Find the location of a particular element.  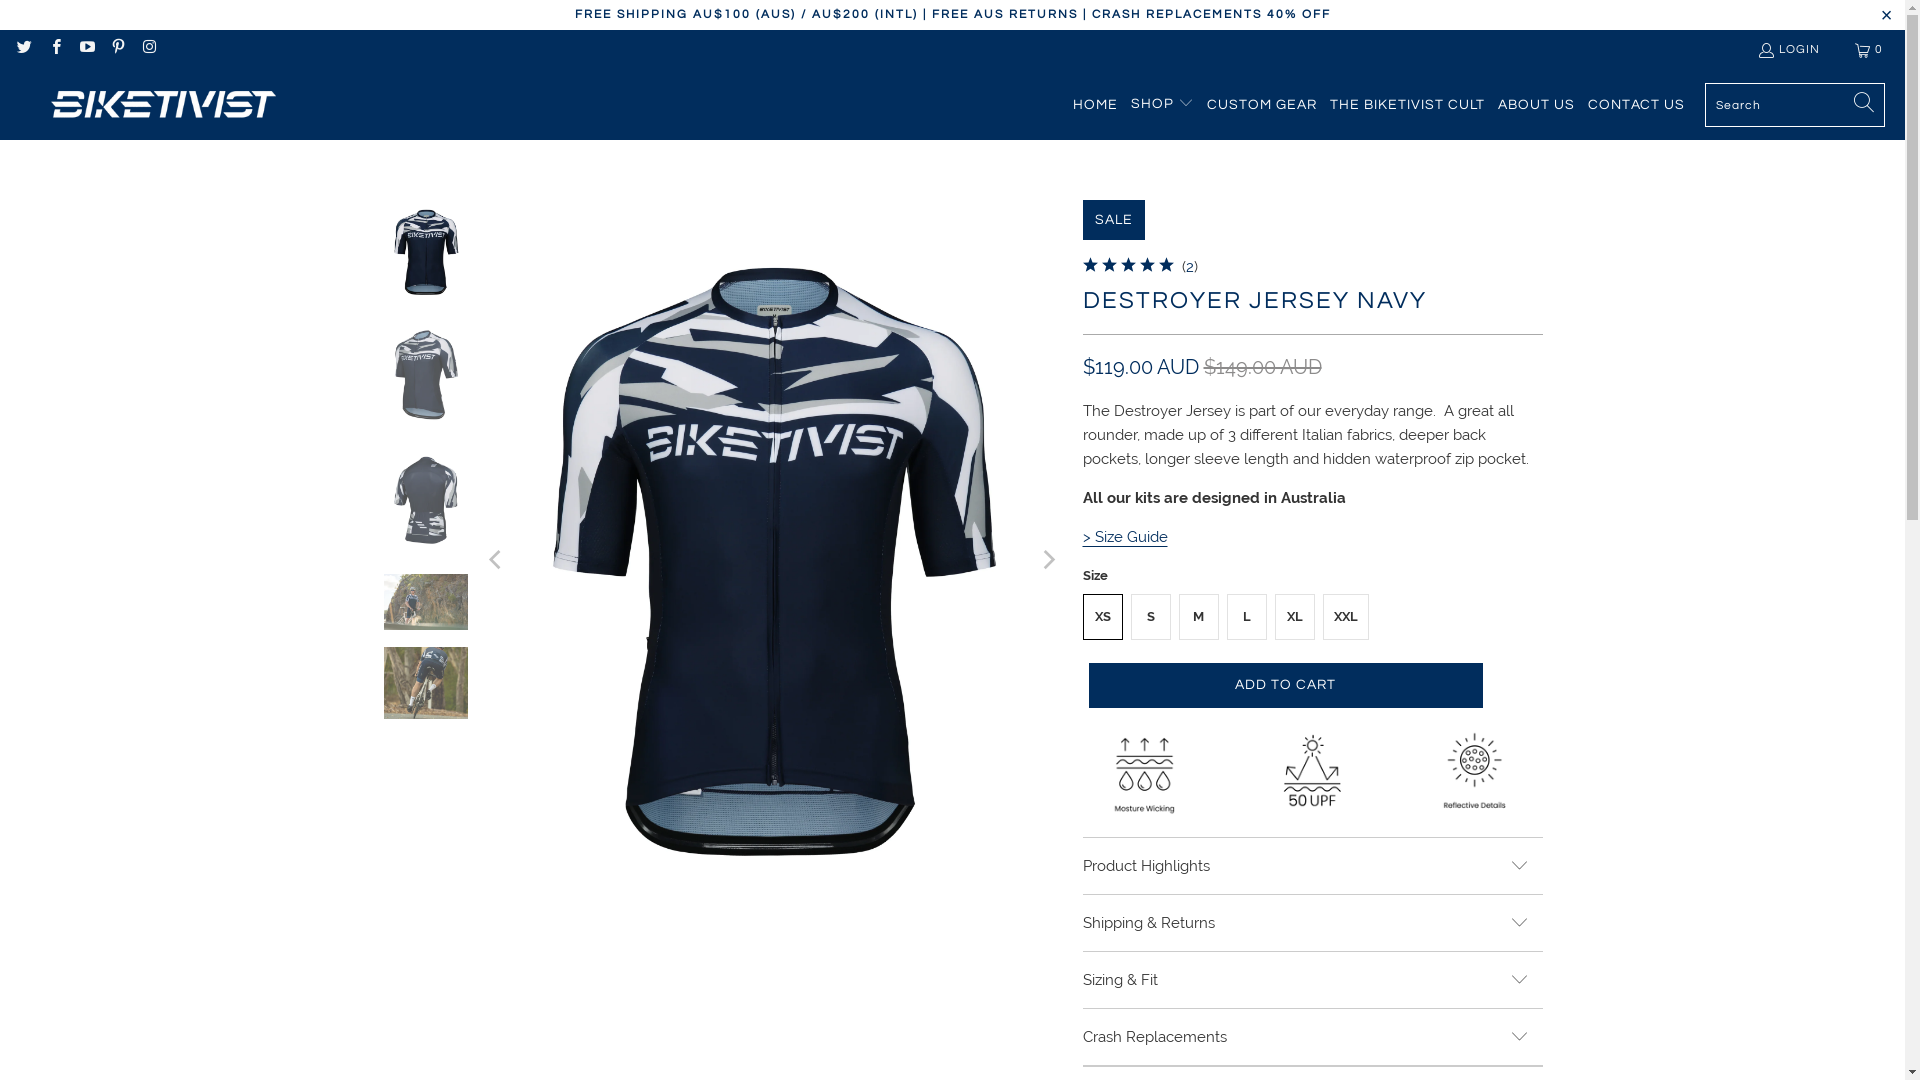

'2 is located at coordinates (1190, 265).